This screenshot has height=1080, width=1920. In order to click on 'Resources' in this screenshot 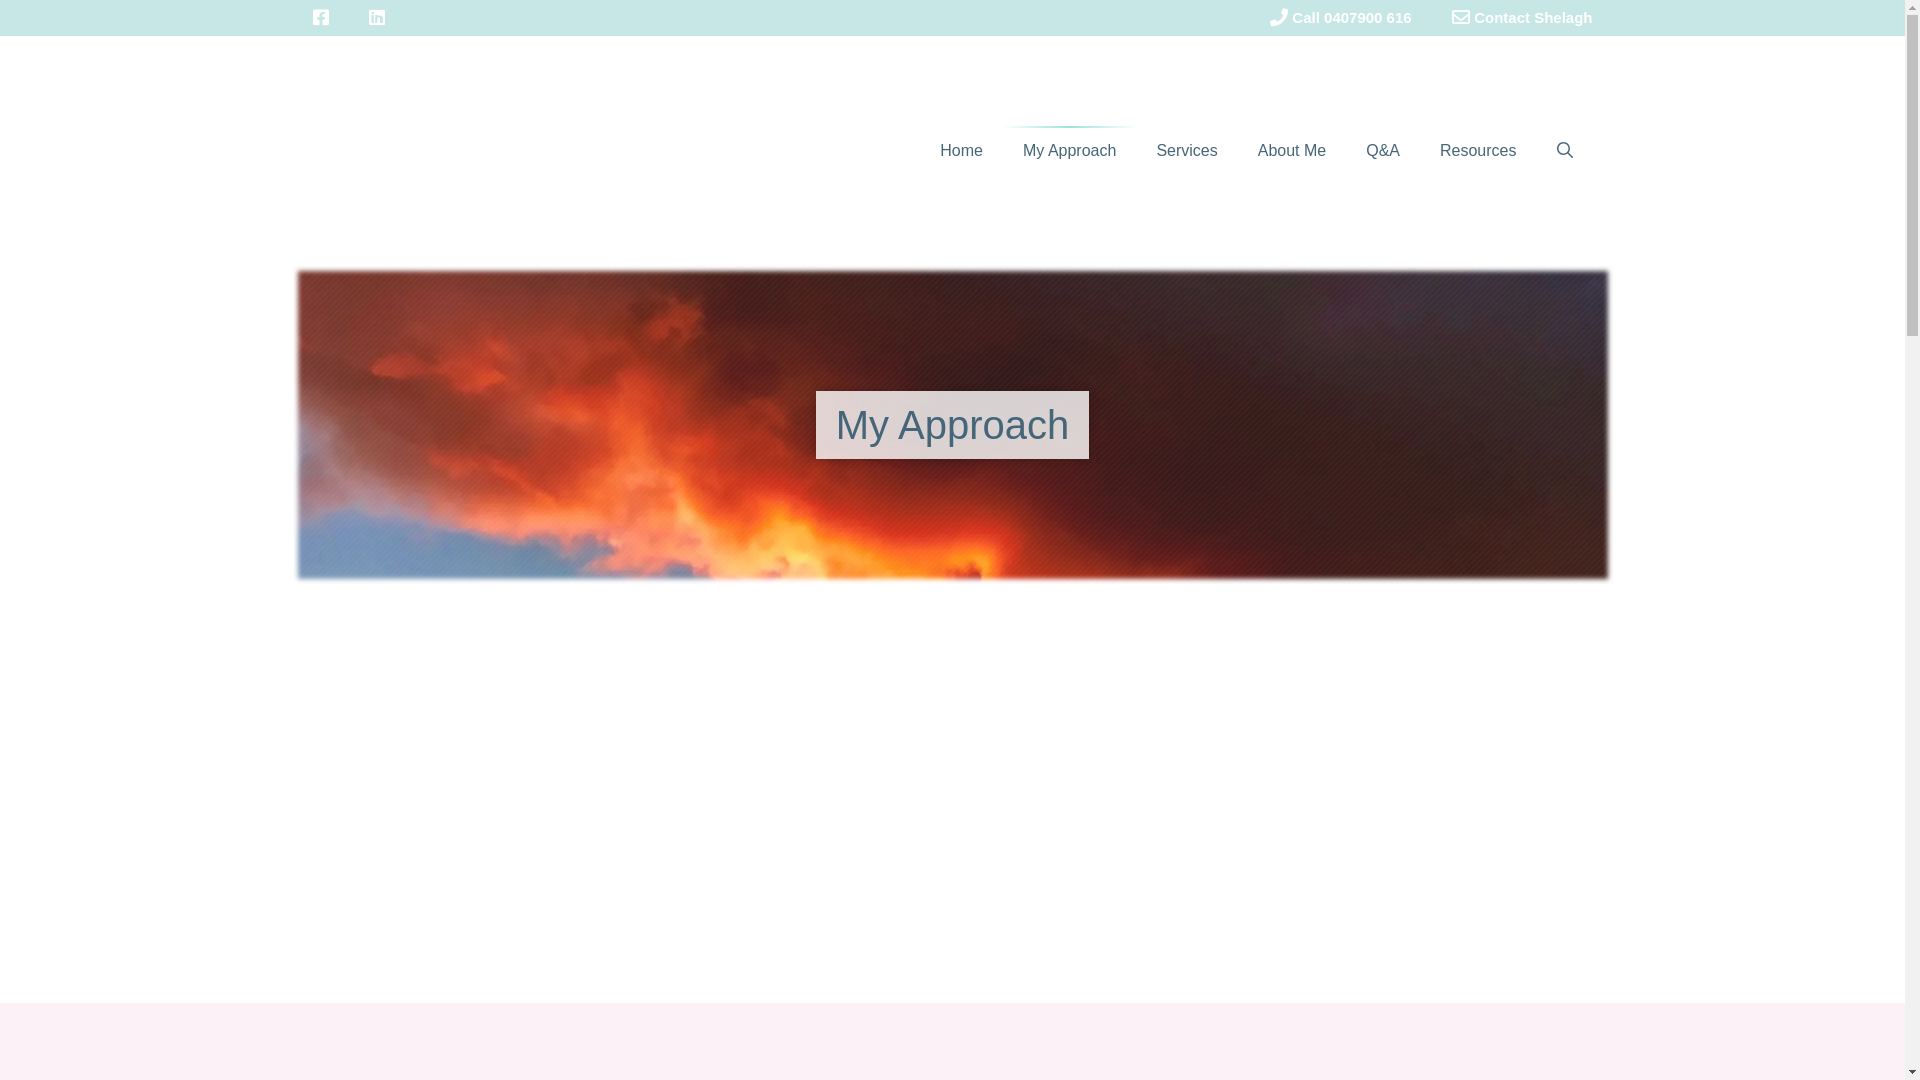, I will do `click(1419, 149)`.